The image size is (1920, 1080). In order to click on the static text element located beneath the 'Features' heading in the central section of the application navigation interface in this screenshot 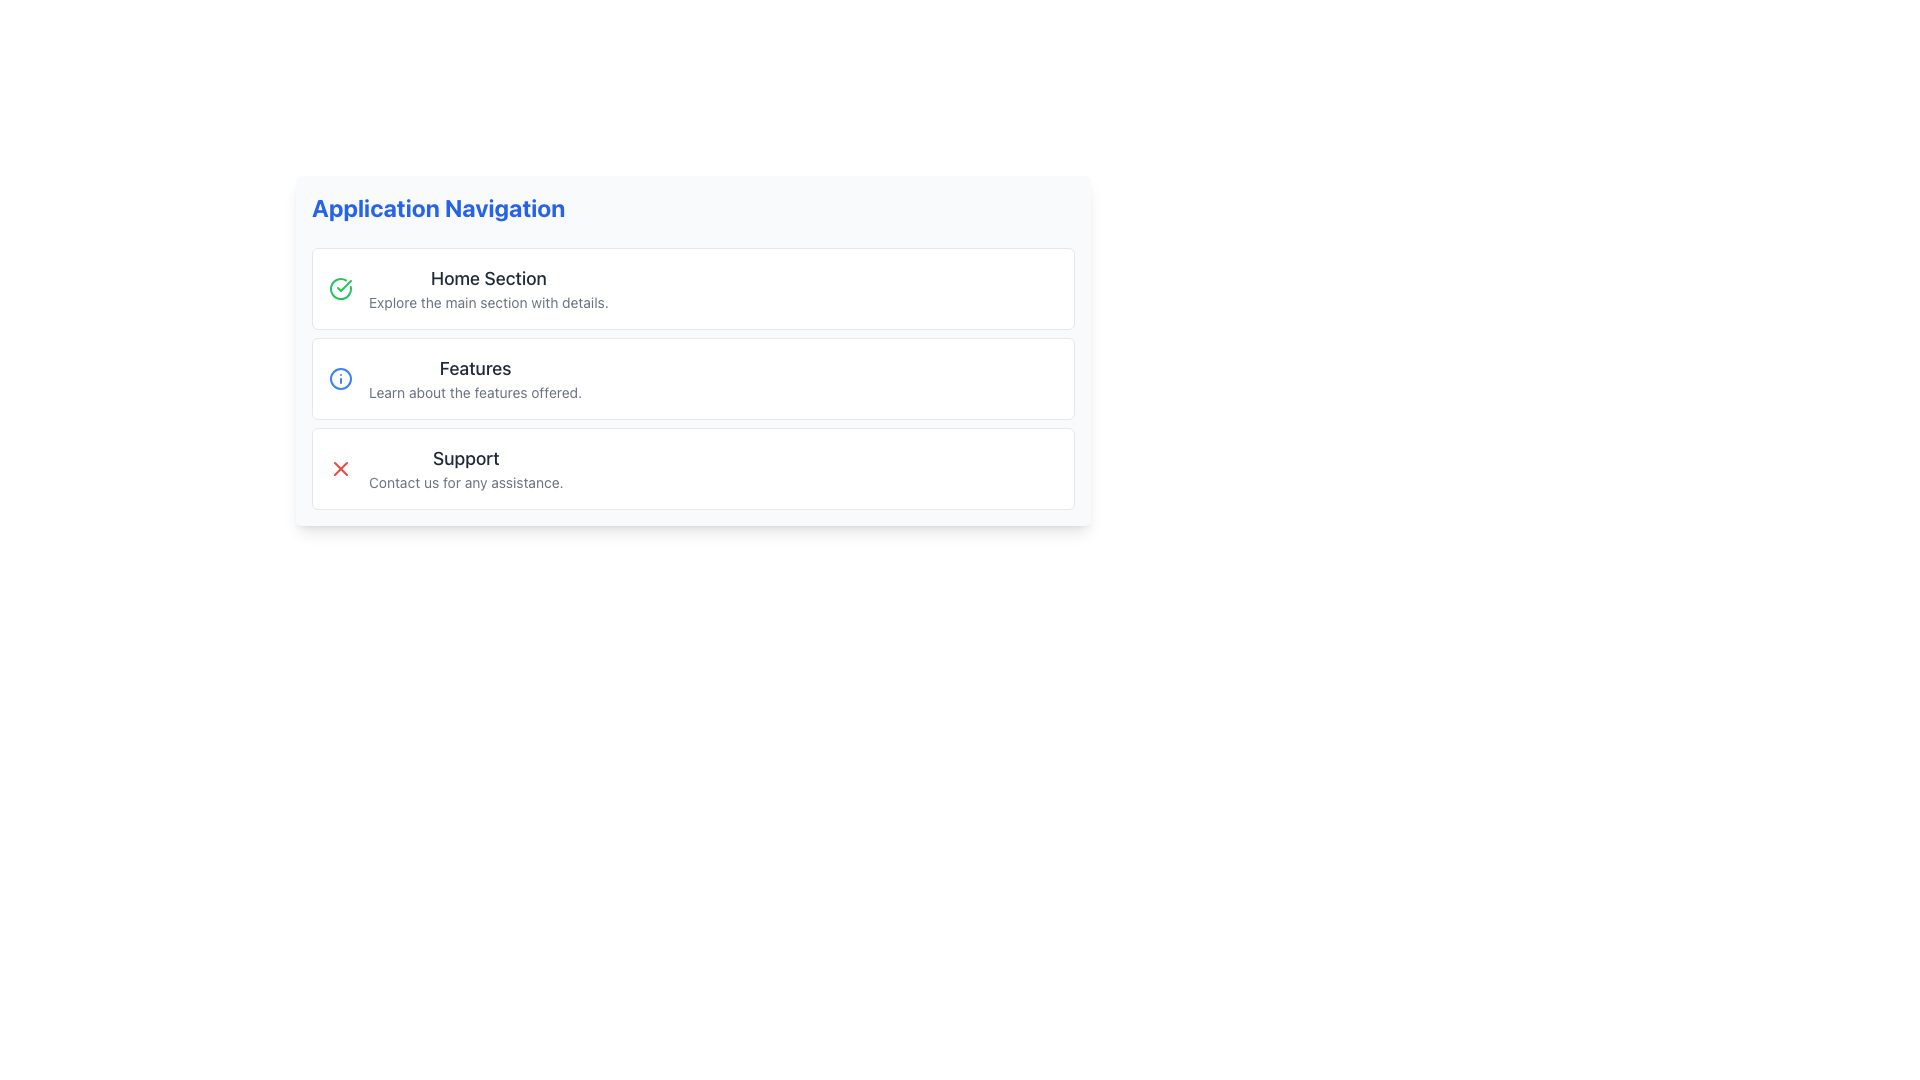, I will do `click(474, 393)`.